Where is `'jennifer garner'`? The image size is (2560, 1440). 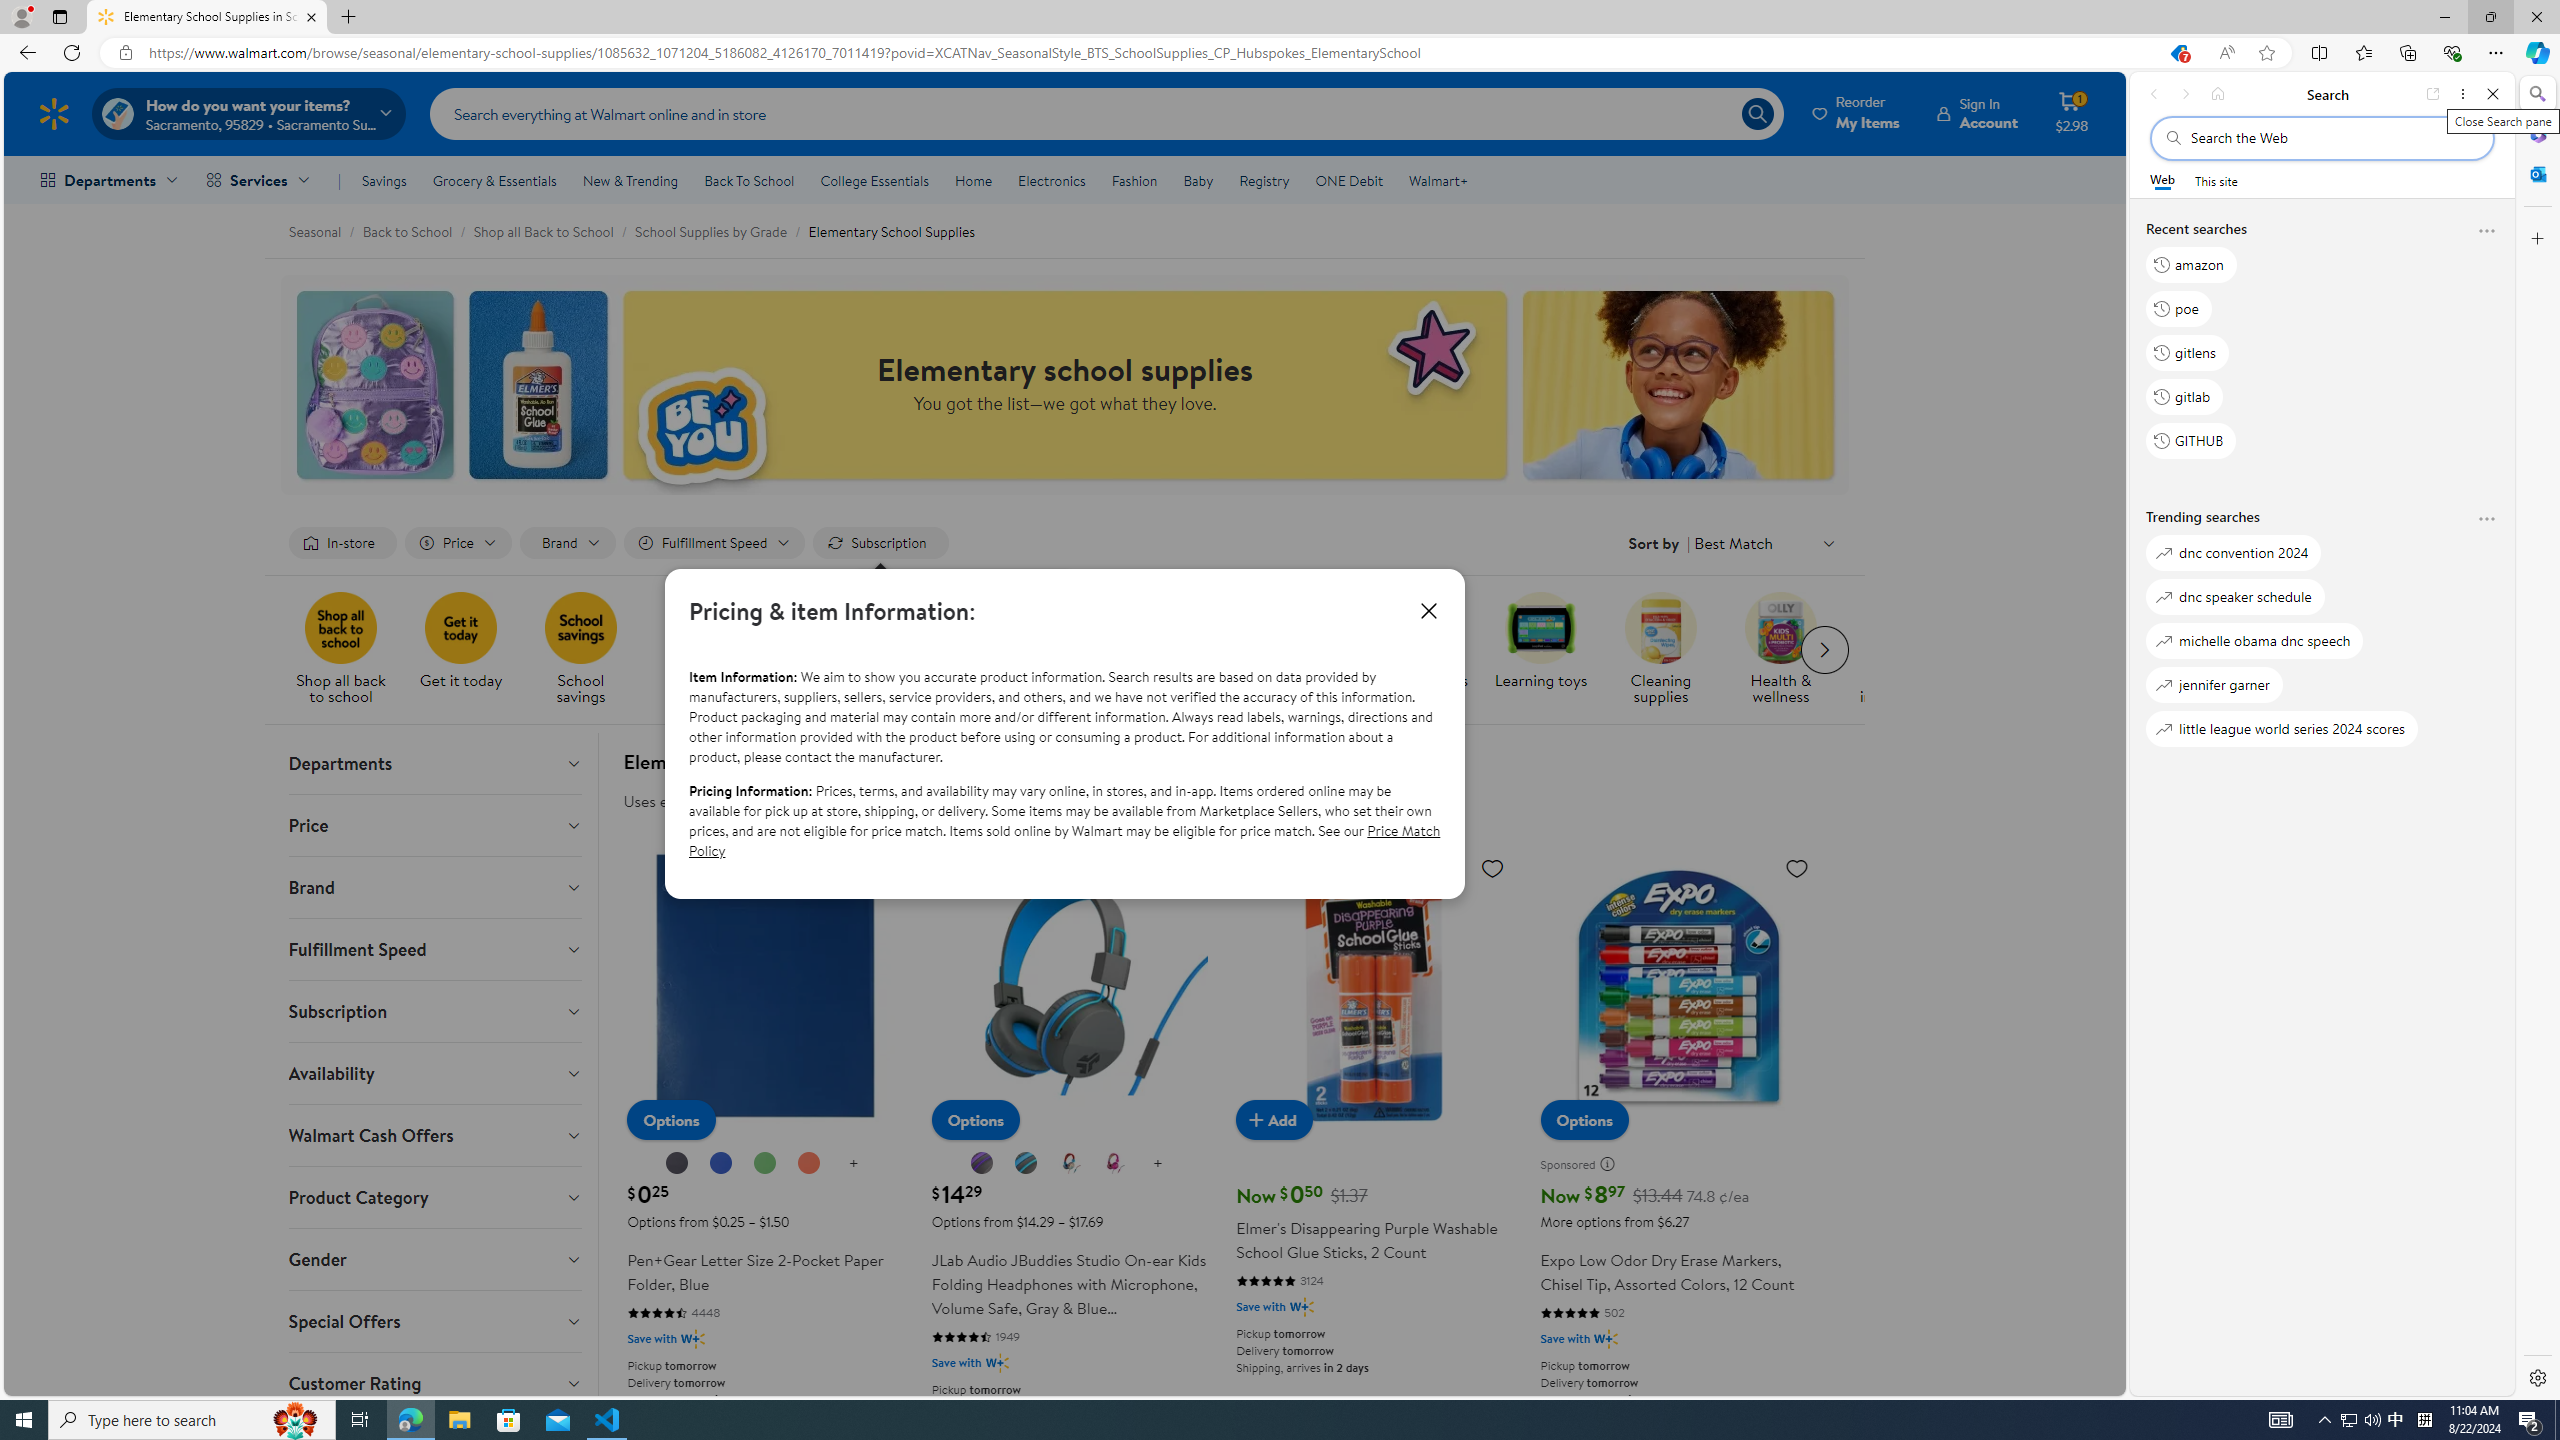 'jennifer garner' is located at coordinates (2213, 683).